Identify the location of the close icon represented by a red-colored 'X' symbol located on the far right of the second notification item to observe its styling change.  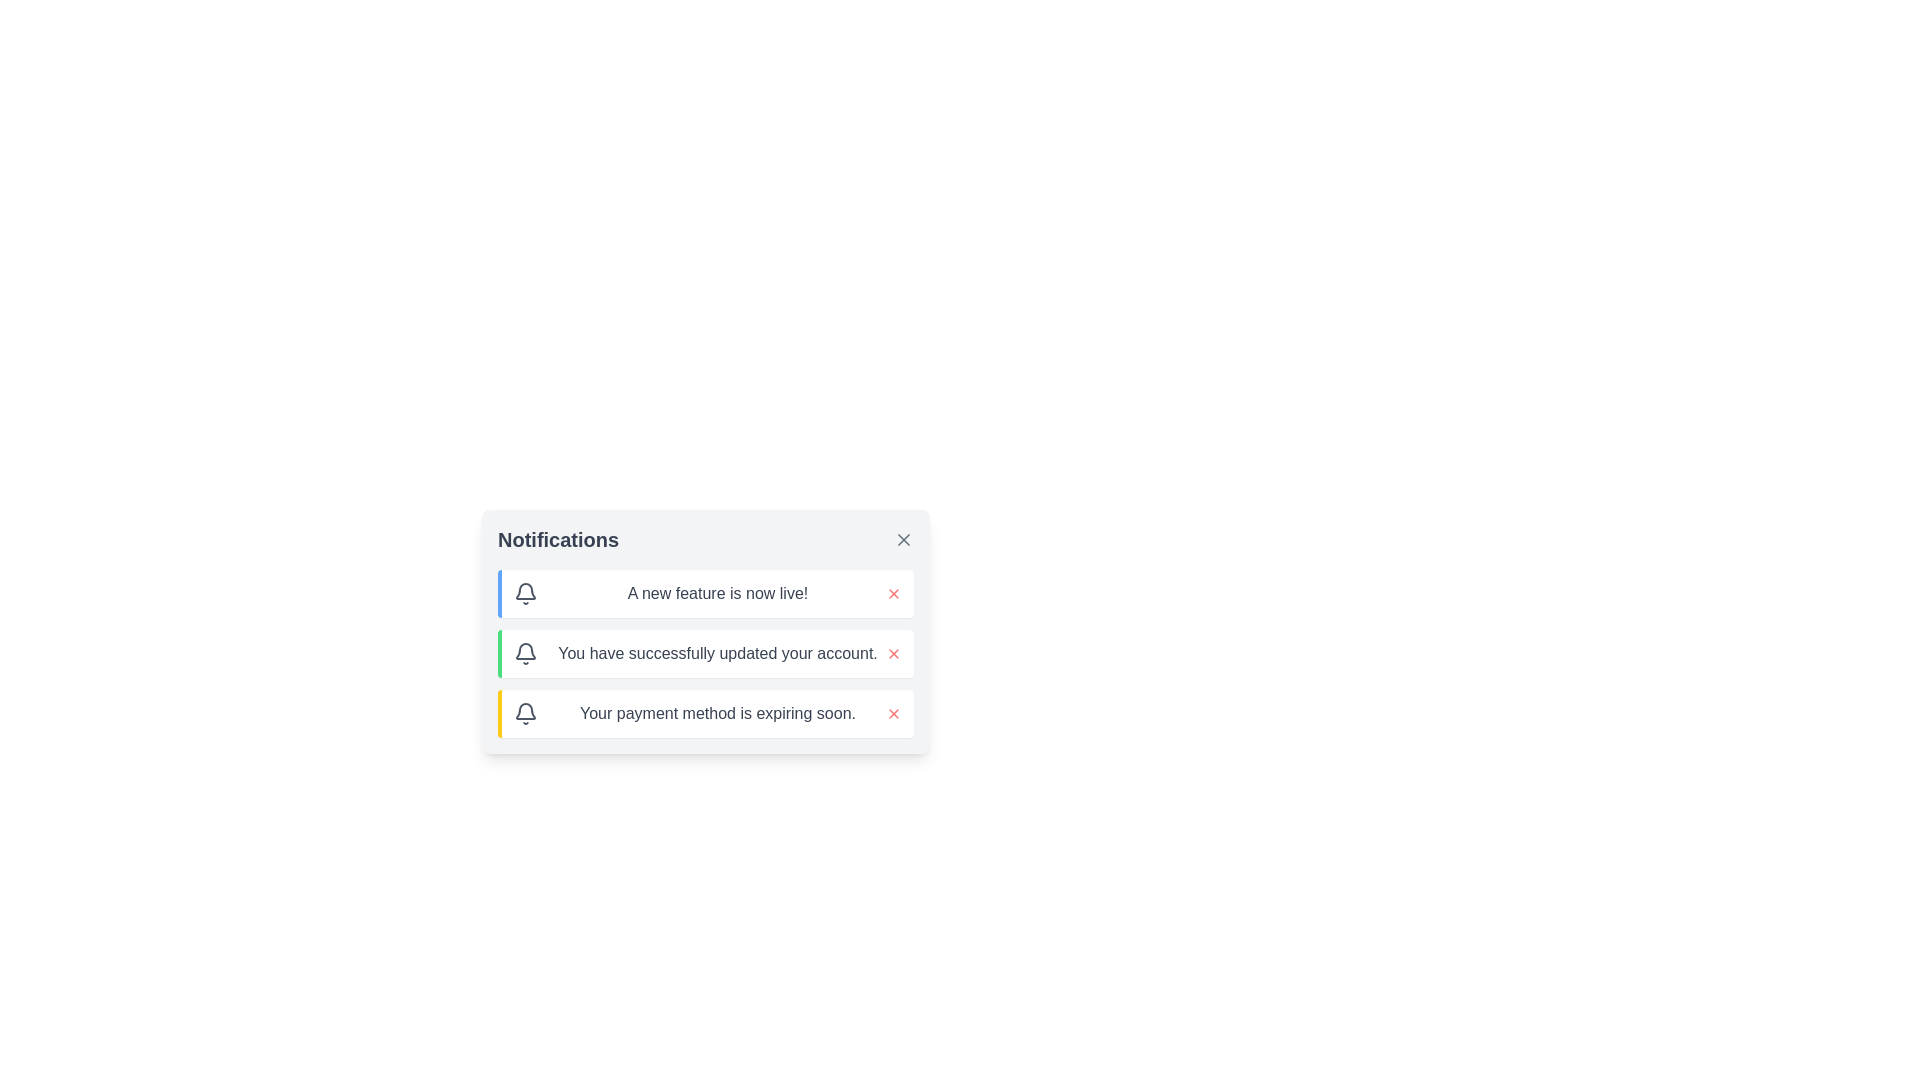
(892, 654).